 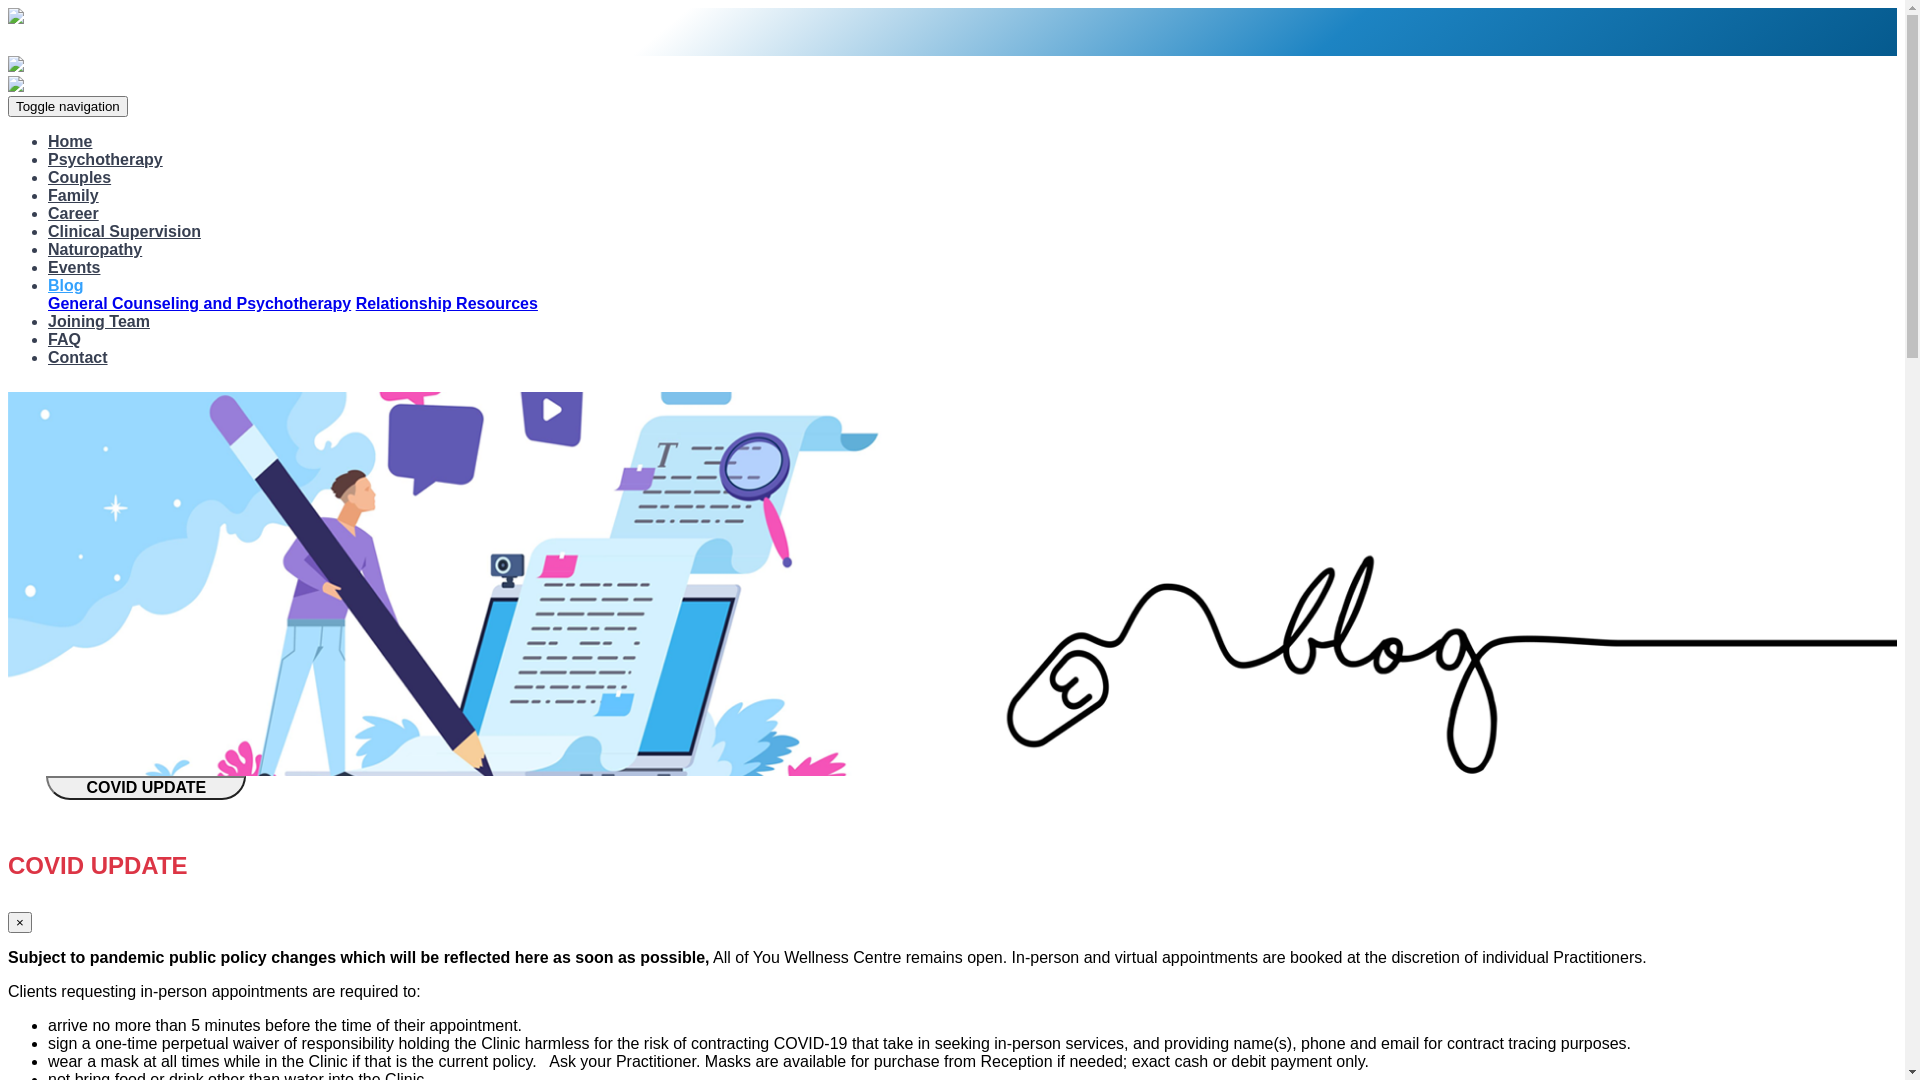 What do you see at coordinates (64, 338) in the screenshot?
I see `'FAQ'` at bounding box center [64, 338].